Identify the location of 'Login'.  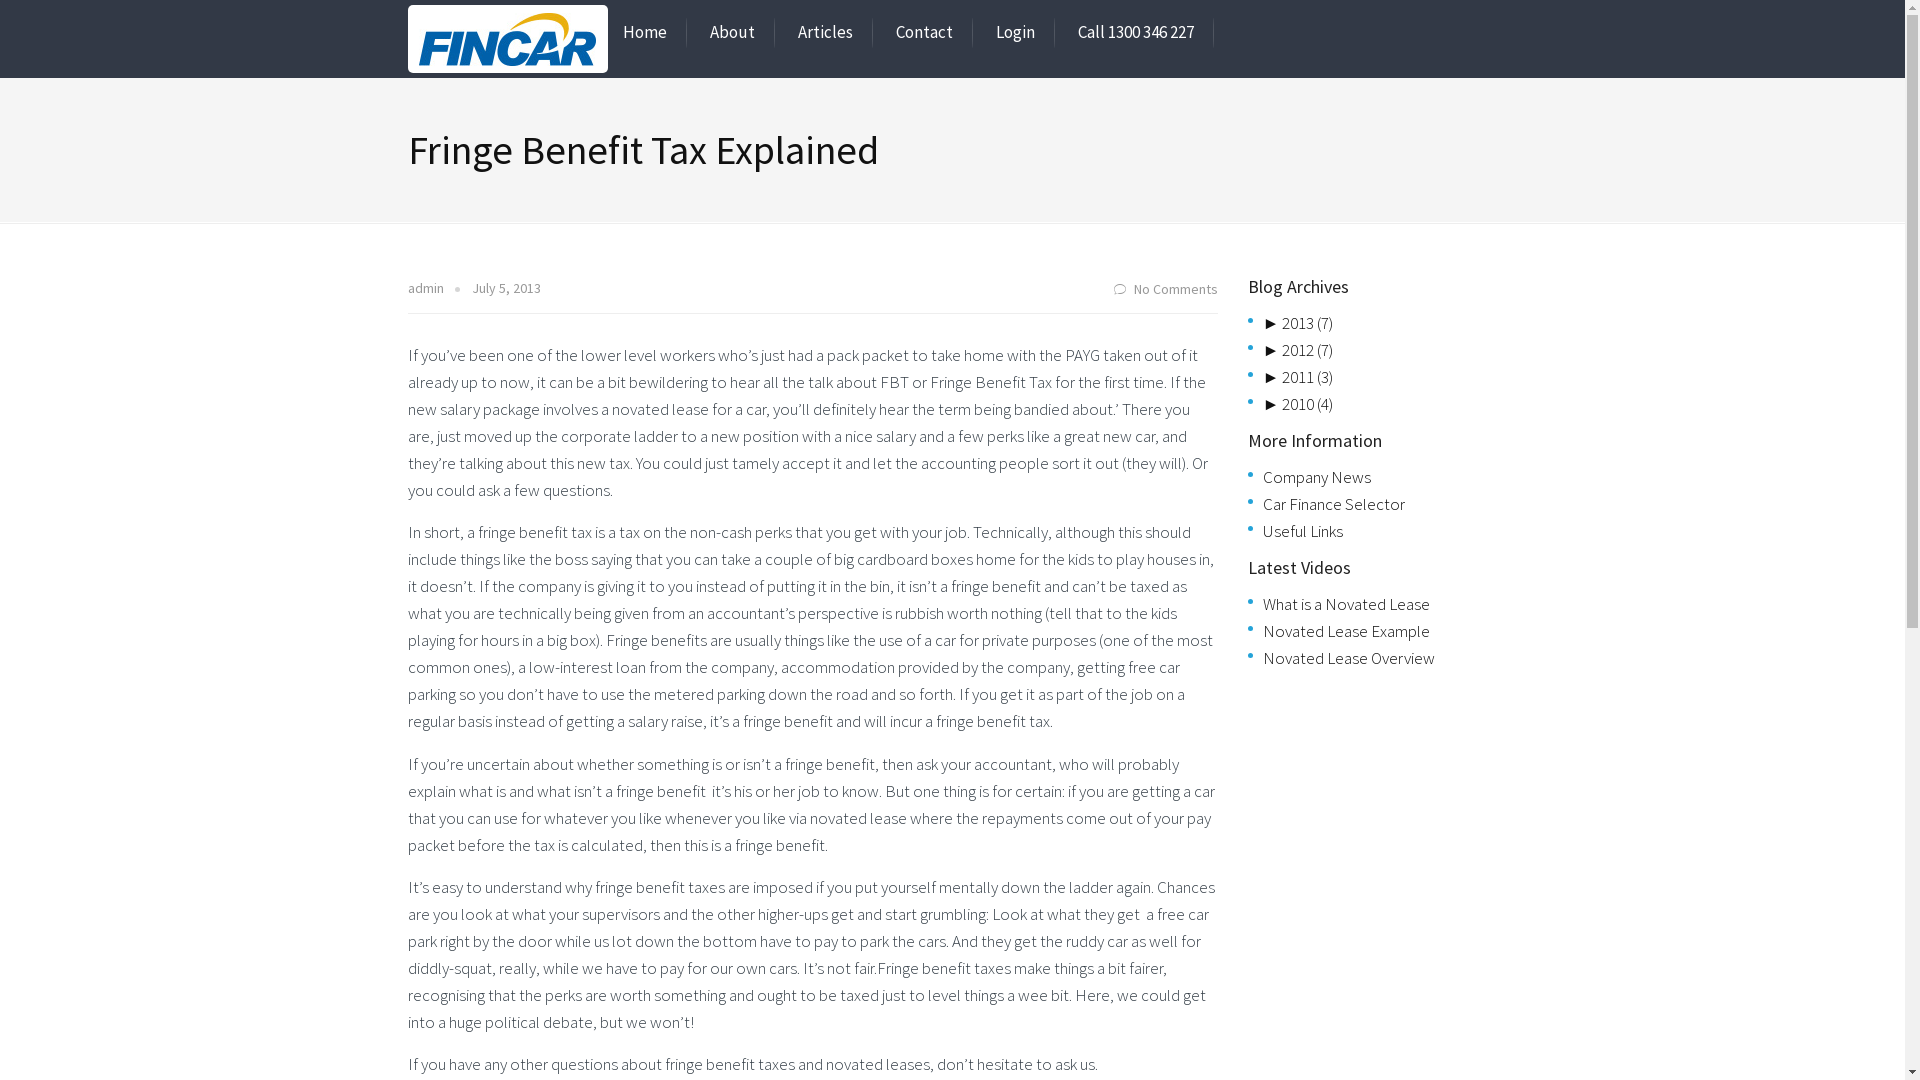
(1015, 32).